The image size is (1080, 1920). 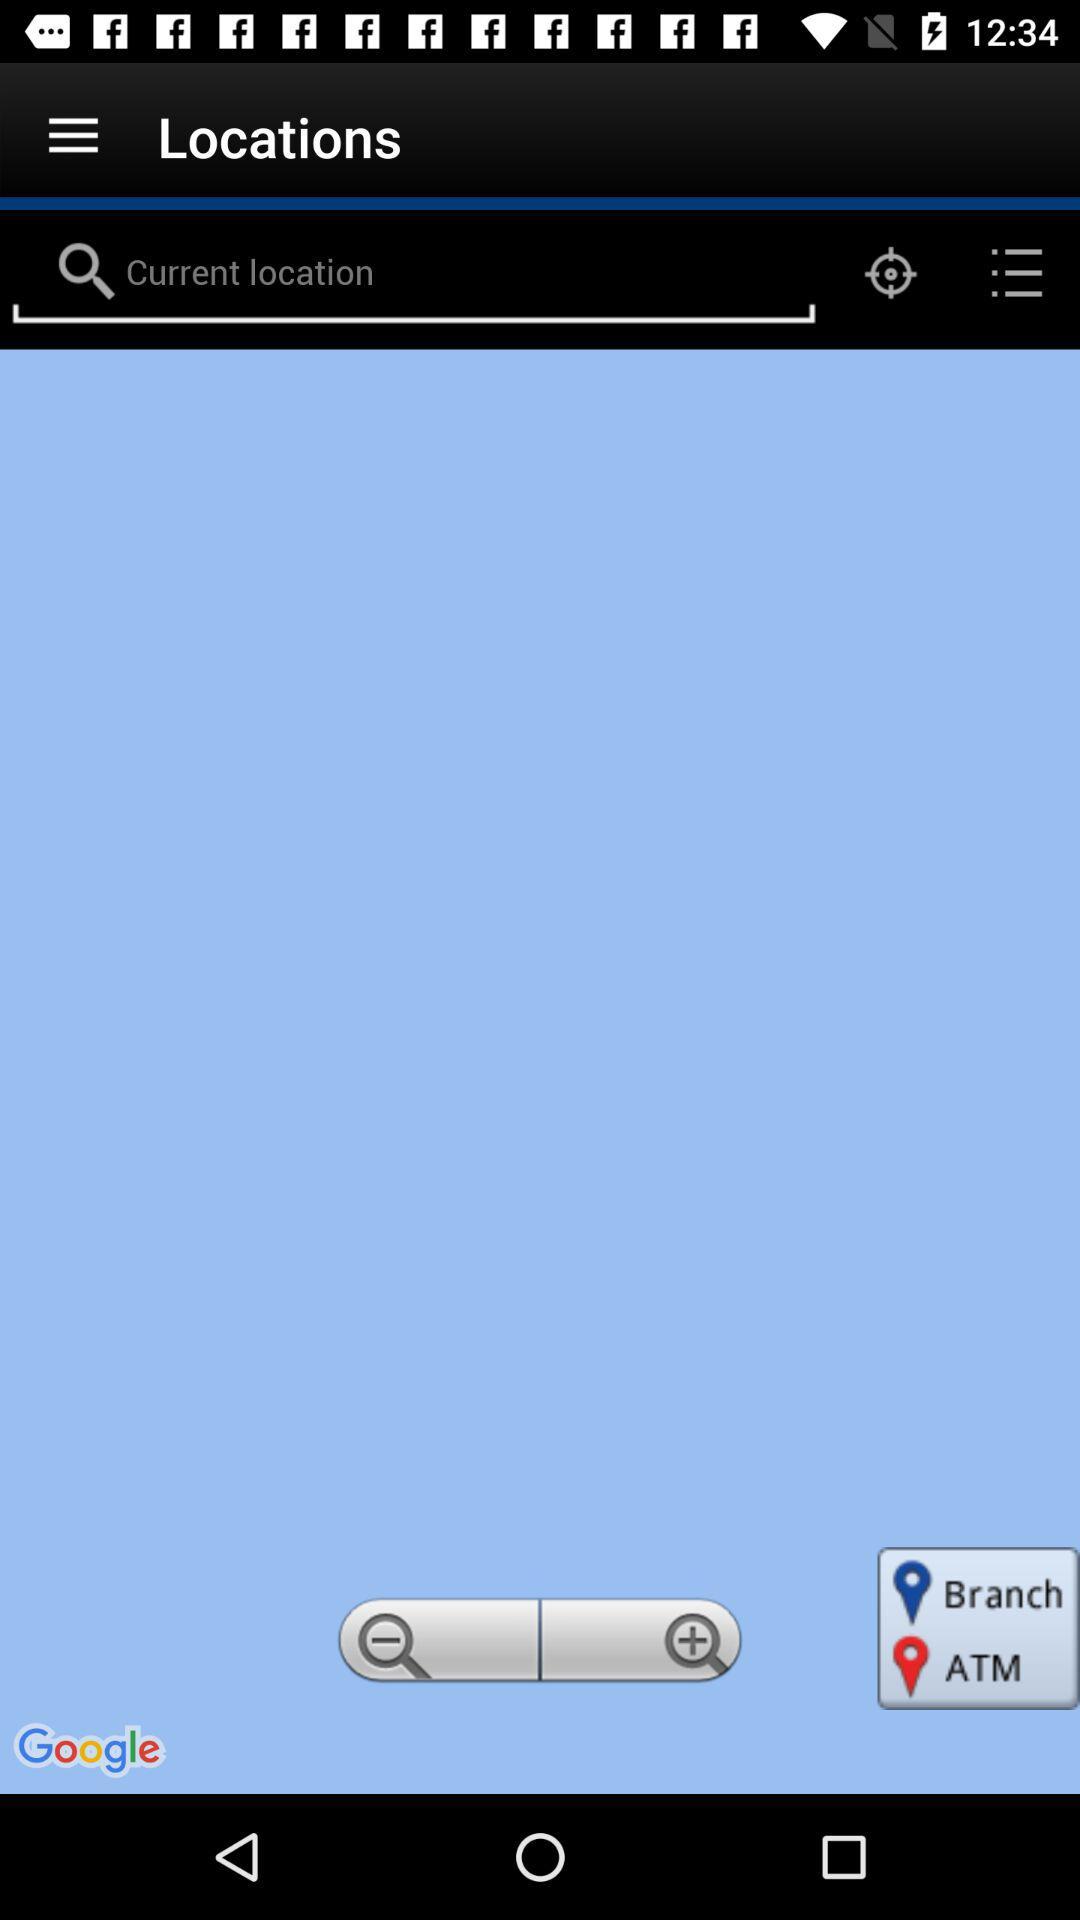 I want to click on the location_crosshair icon, so click(x=890, y=272).